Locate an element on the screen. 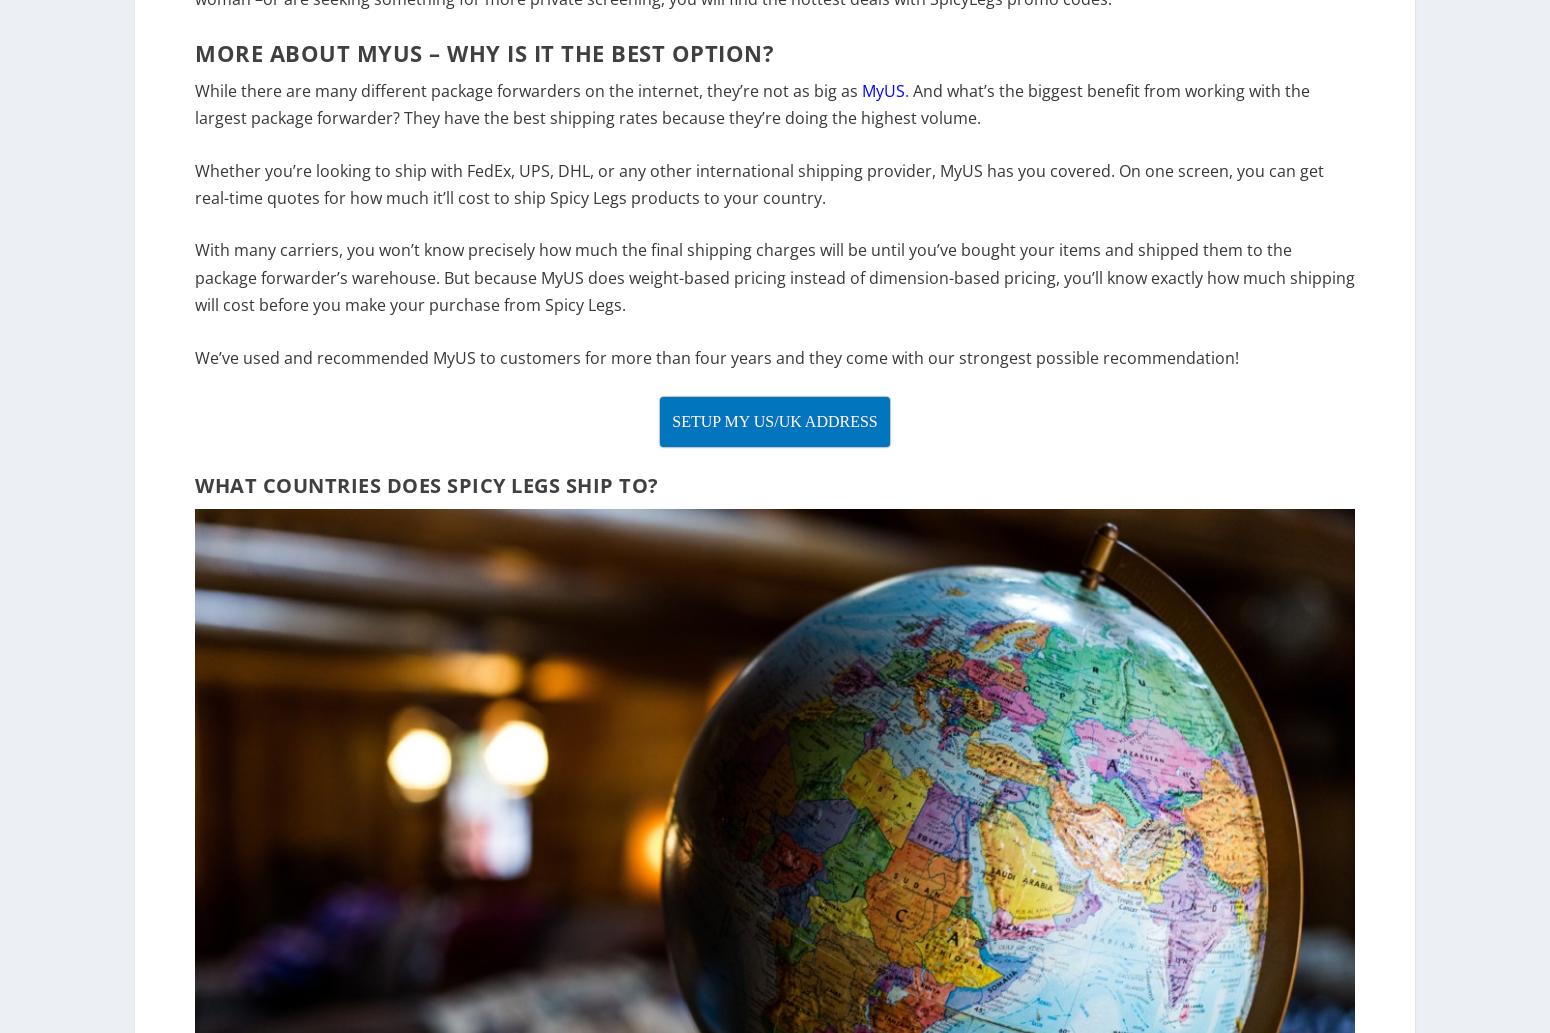 Image resolution: width=1550 pixels, height=1033 pixels. 'FedEx' is located at coordinates (488, 182).